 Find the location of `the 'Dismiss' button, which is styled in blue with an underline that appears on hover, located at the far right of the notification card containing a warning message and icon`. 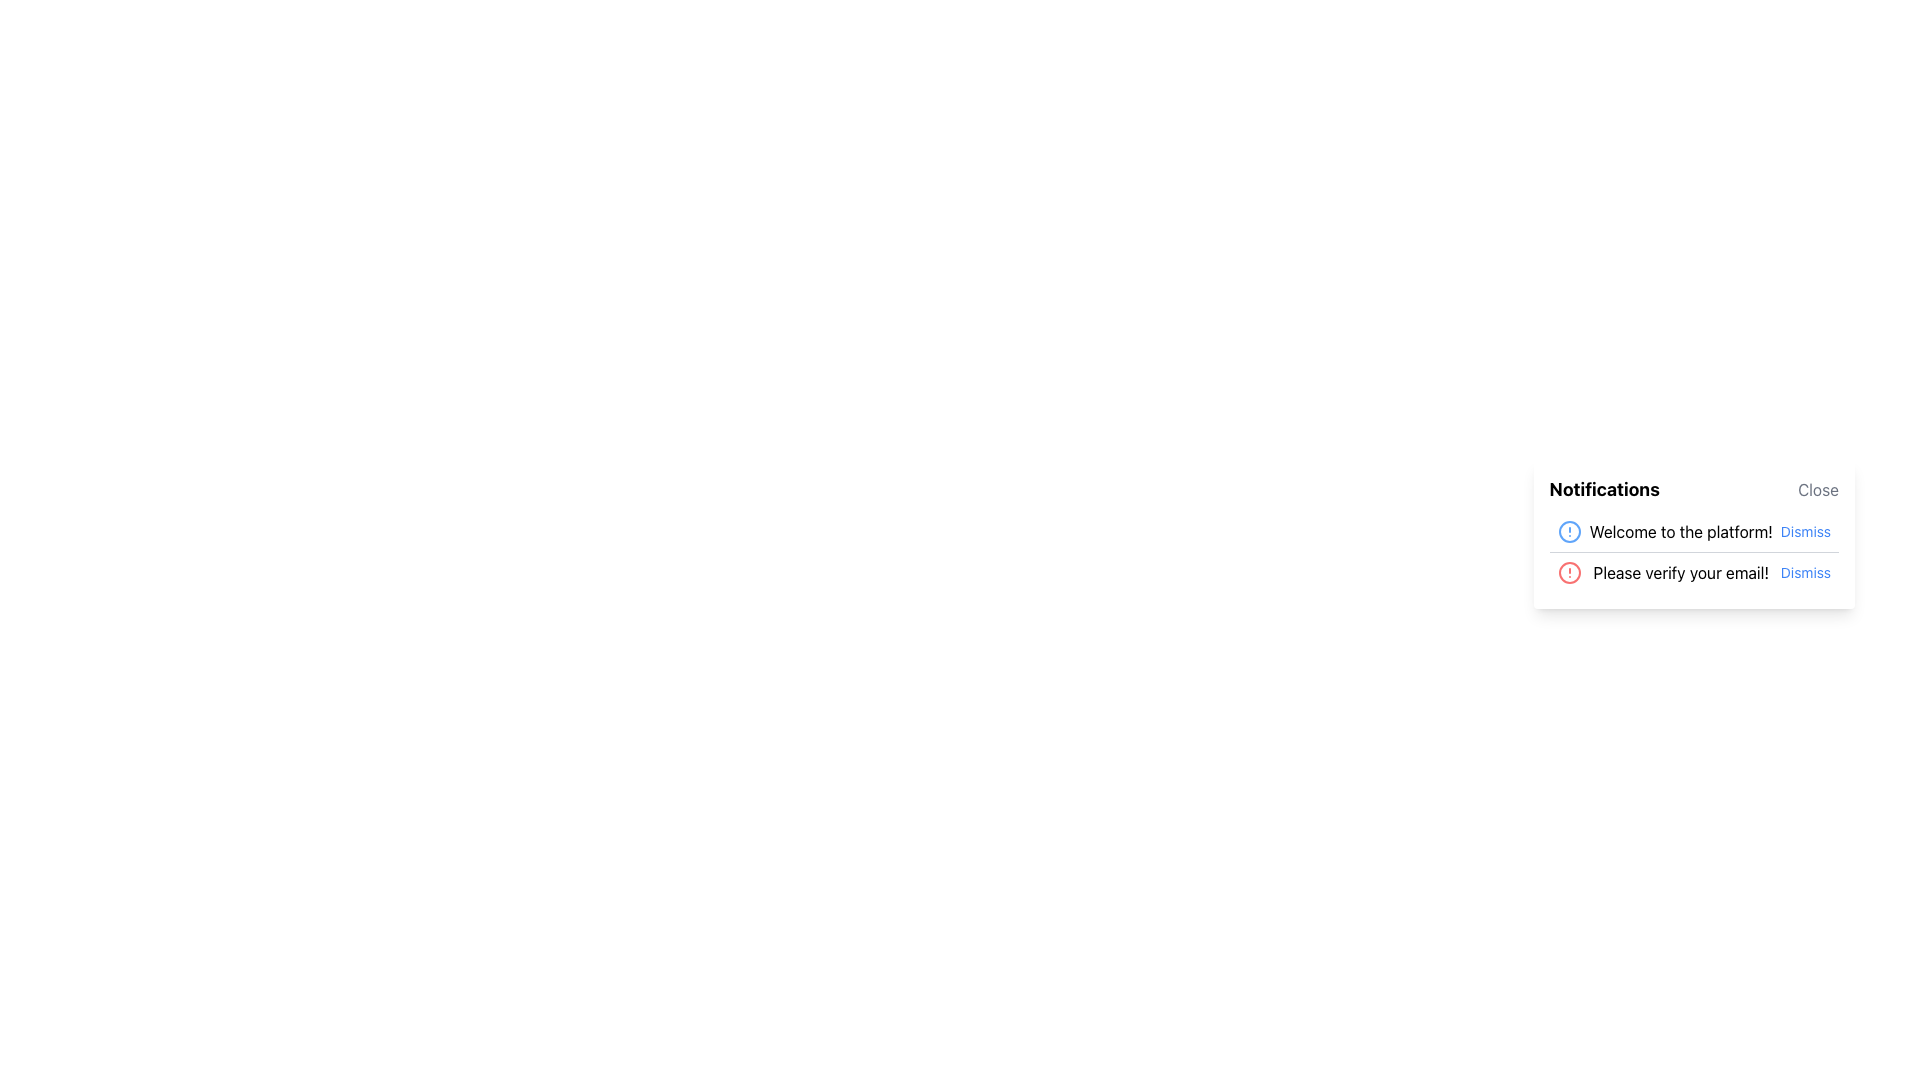

the 'Dismiss' button, which is styled in blue with an underline that appears on hover, located at the far right of the notification card containing a warning message and icon is located at coordinates (1805, 573).